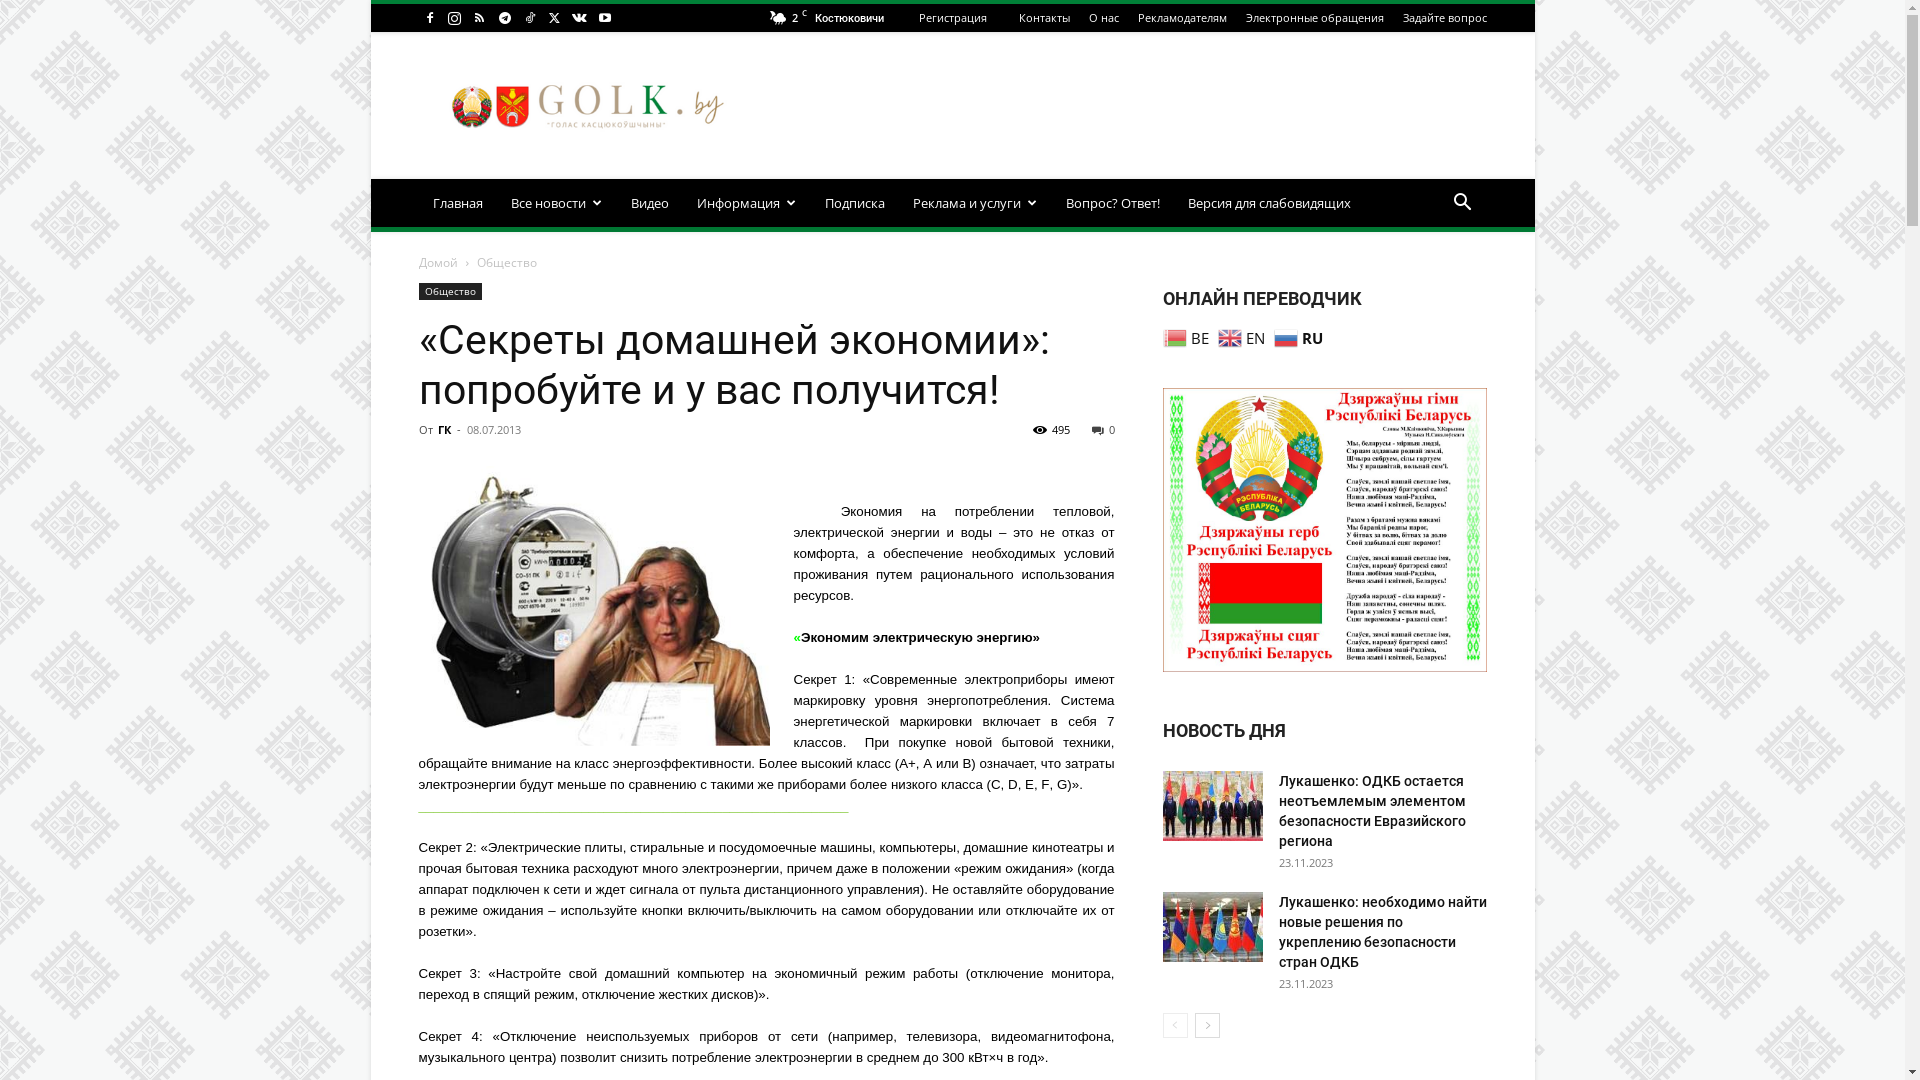 The height and width of the screenshot is (1080, 1920). What do you see at coordinates (1090, 428) in the screenshot?
I see `'0'` at bounding box center [1090, 428].